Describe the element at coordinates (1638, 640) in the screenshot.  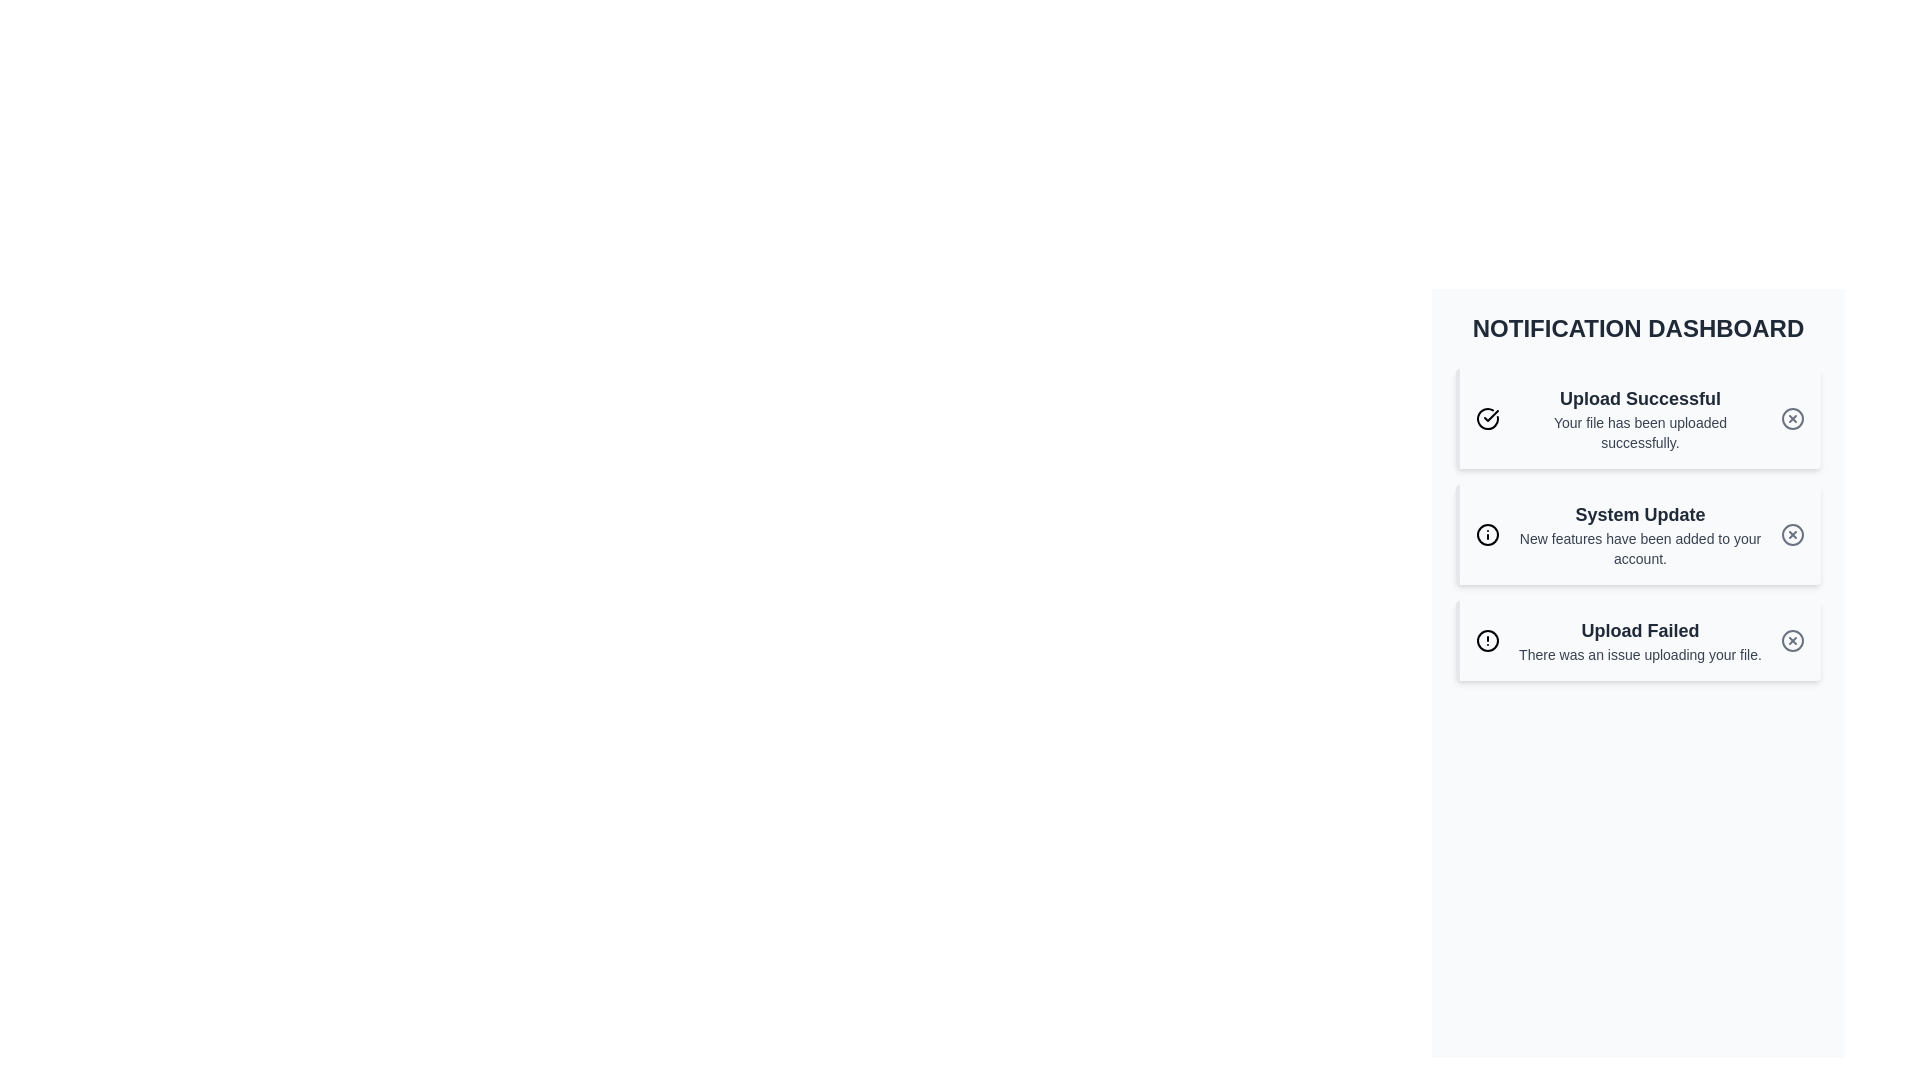
I see `the third notification alert in the Notification Dashboard section, which displays a red left border and the message 'Upload Failed'` at that location.